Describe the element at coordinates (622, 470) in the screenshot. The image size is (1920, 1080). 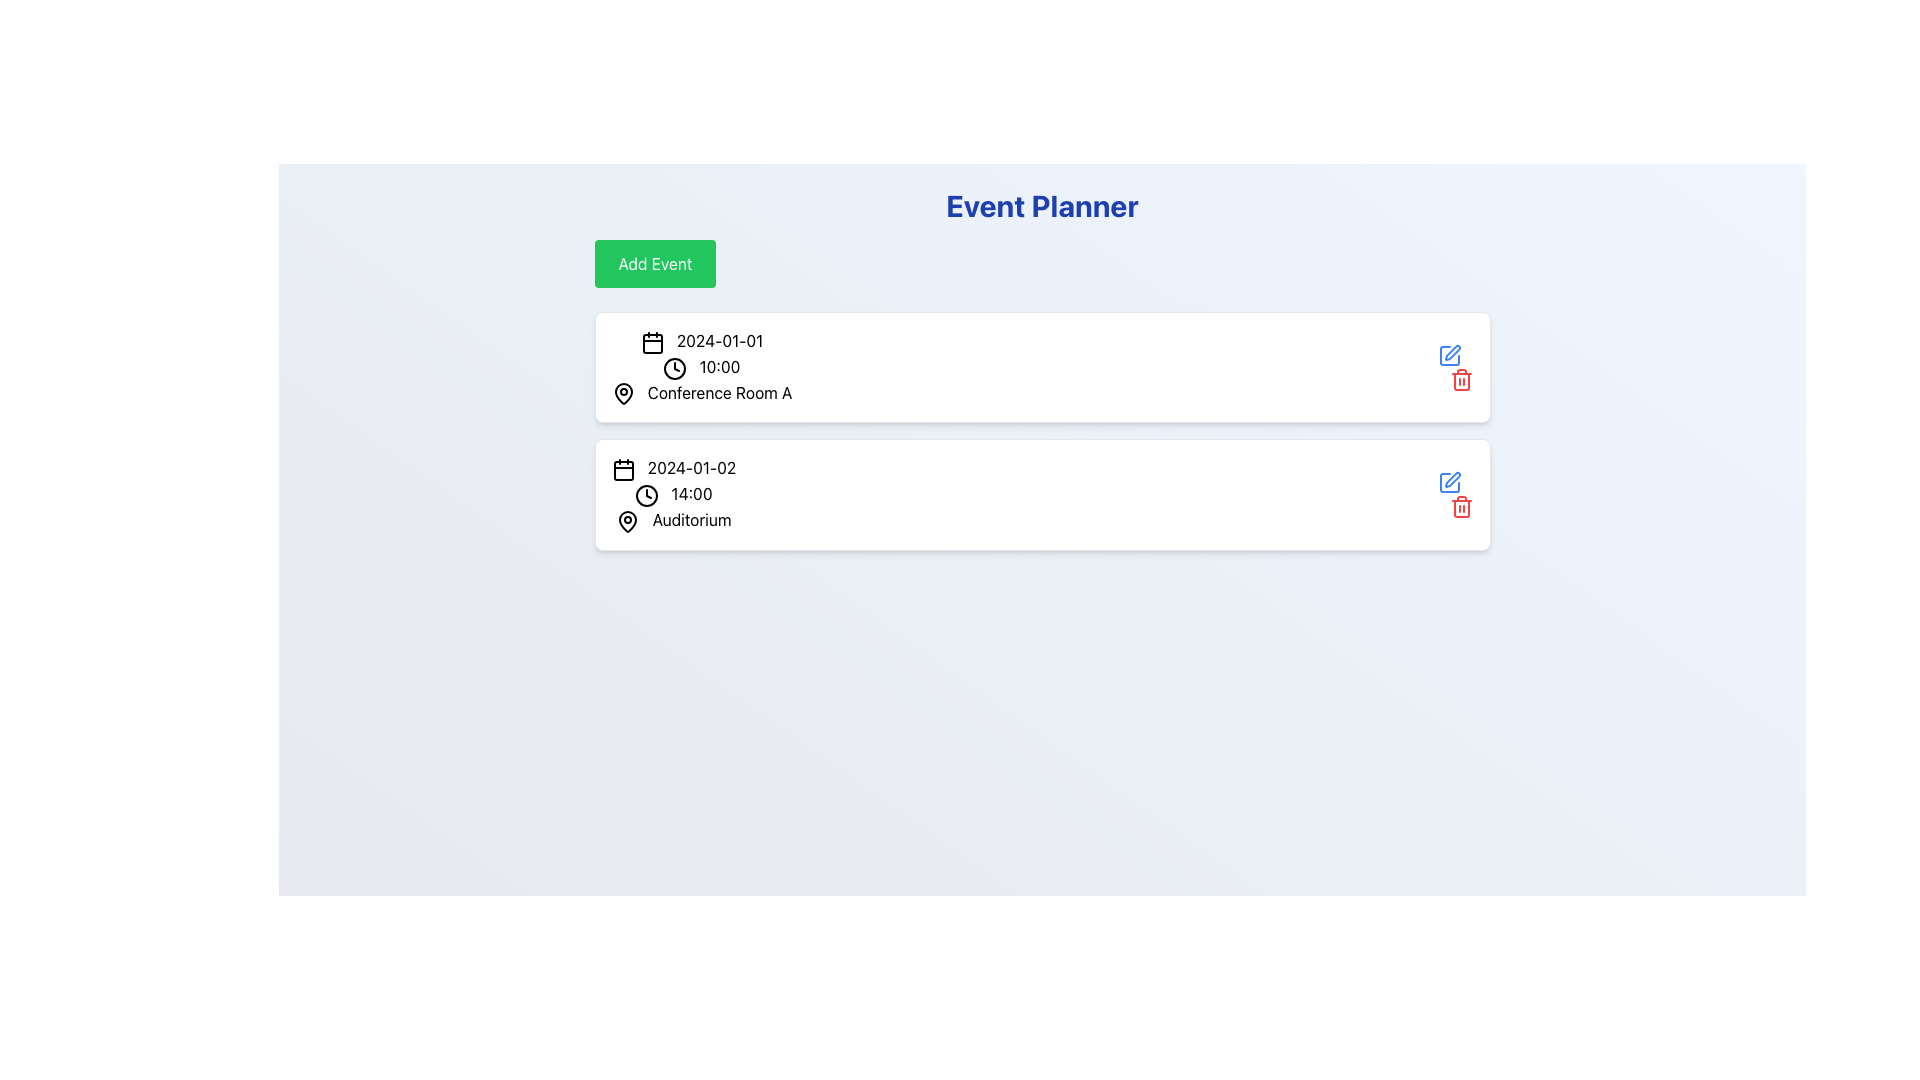
I see `the calendar icon located at the beginning of the second event entry, aligned to the left of the date '2024-01-02'` at that location.